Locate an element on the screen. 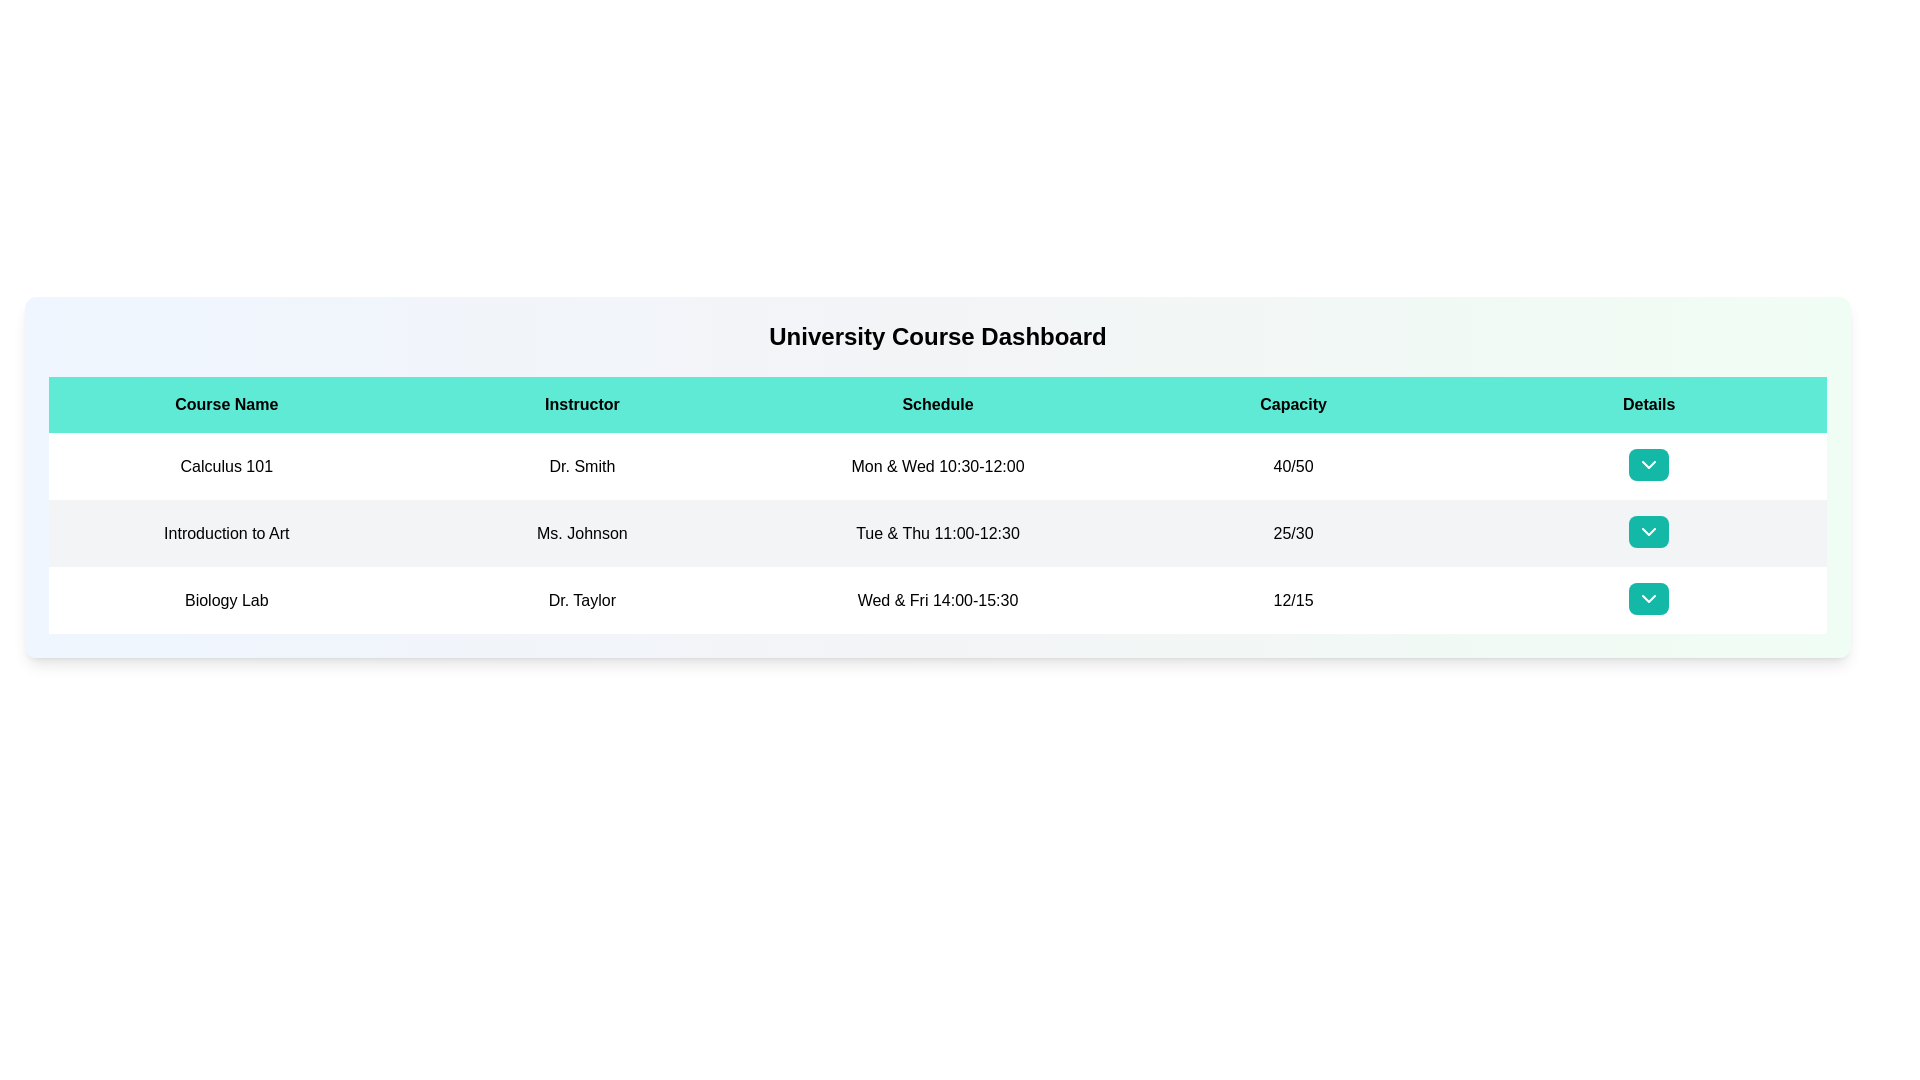 The height and width of the screenshot is (1080, 1920). the text label displaying the schedule 'Tue & Thu 11:00-12:30' for the course 'Introduction to Art', which is positioned in the 'Schedule' column adjacent to 'Ms. Johnson' and '25/30' is located at coordinates (936, 532).